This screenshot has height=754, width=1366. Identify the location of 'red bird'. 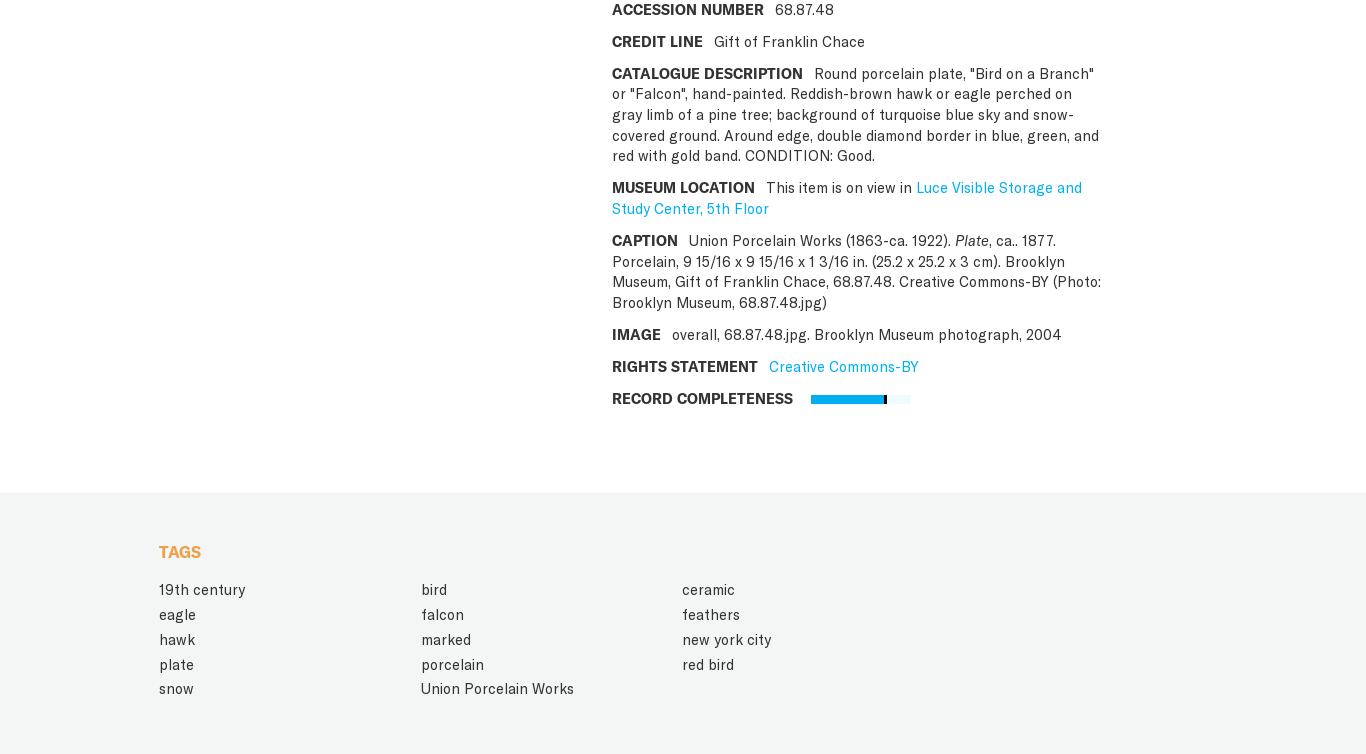
(707, 662).